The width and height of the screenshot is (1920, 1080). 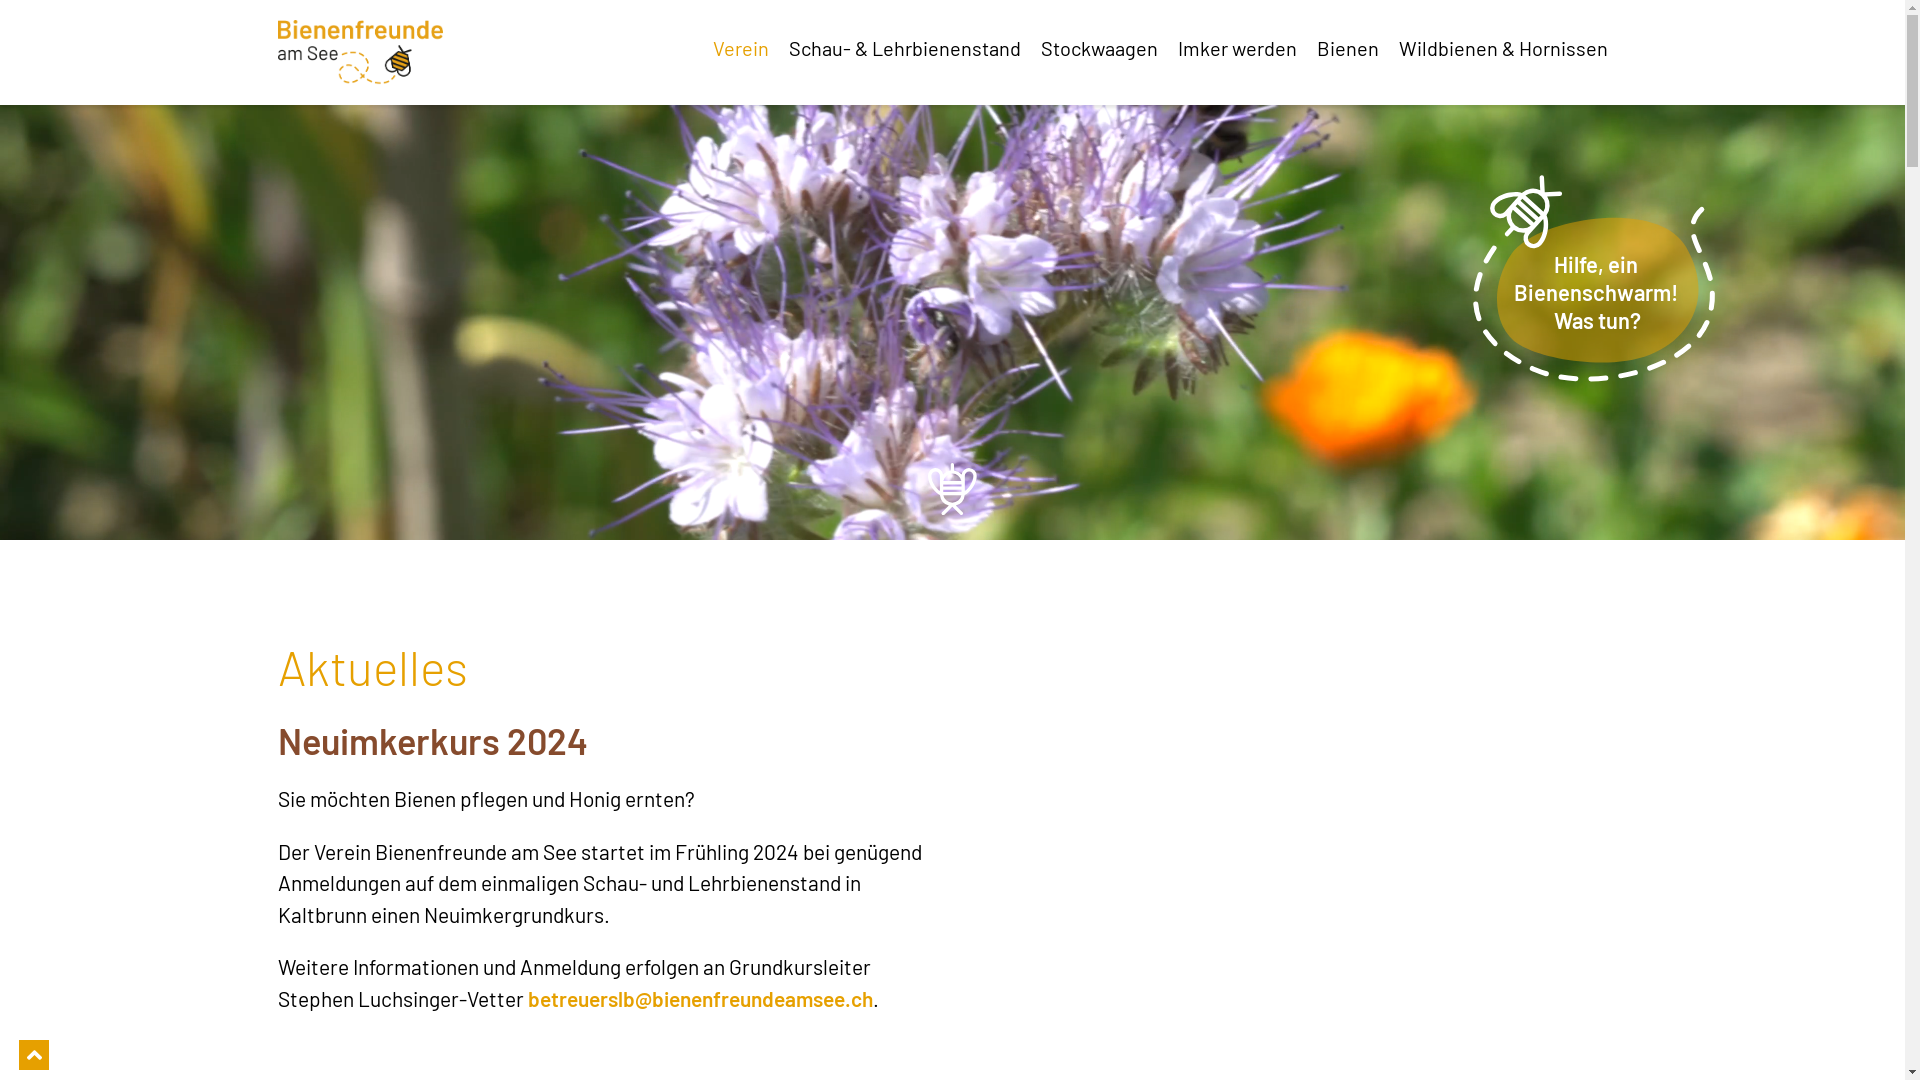 What do you see at coordinates (1040, 46) in the screenshot?
I see `'Stockwaagen'` at bounding box center [1040, 46].